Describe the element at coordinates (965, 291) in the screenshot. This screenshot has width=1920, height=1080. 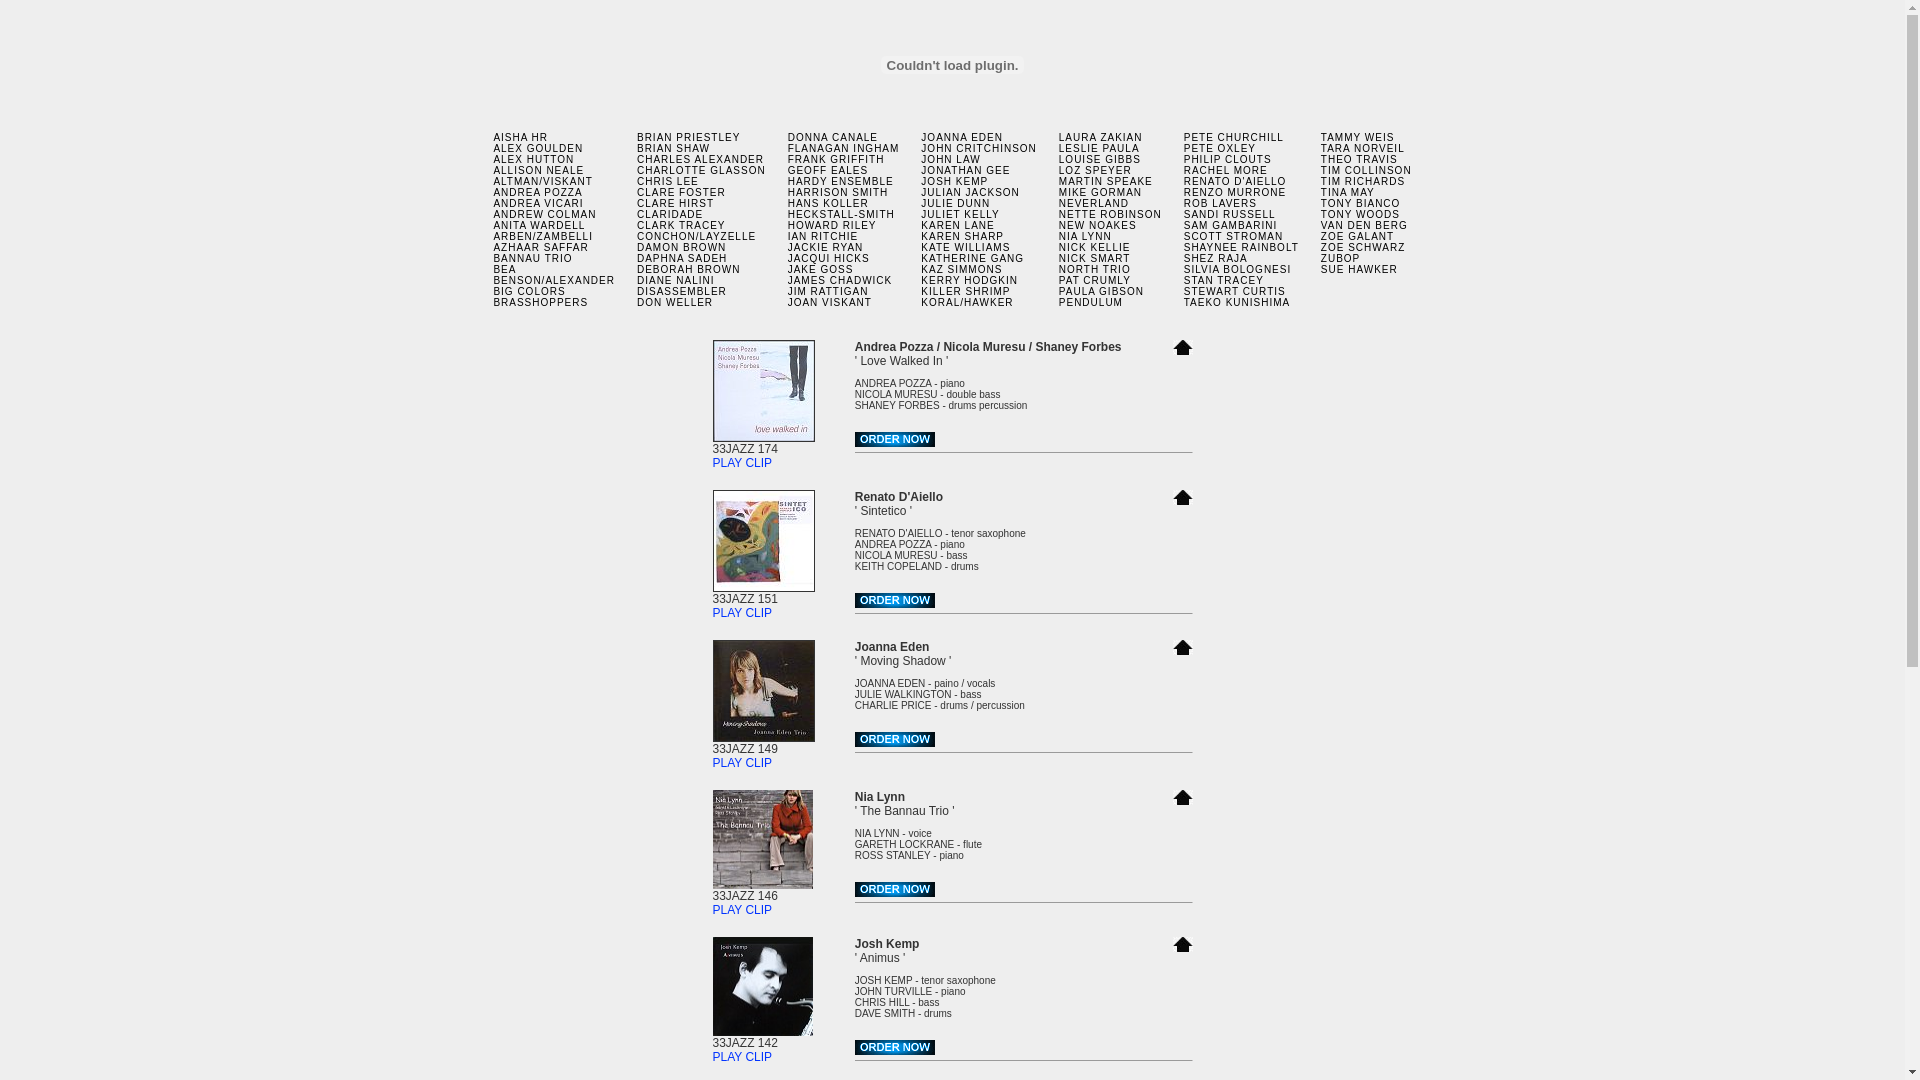
I see `'KILLER SHRIMP'` at that location.